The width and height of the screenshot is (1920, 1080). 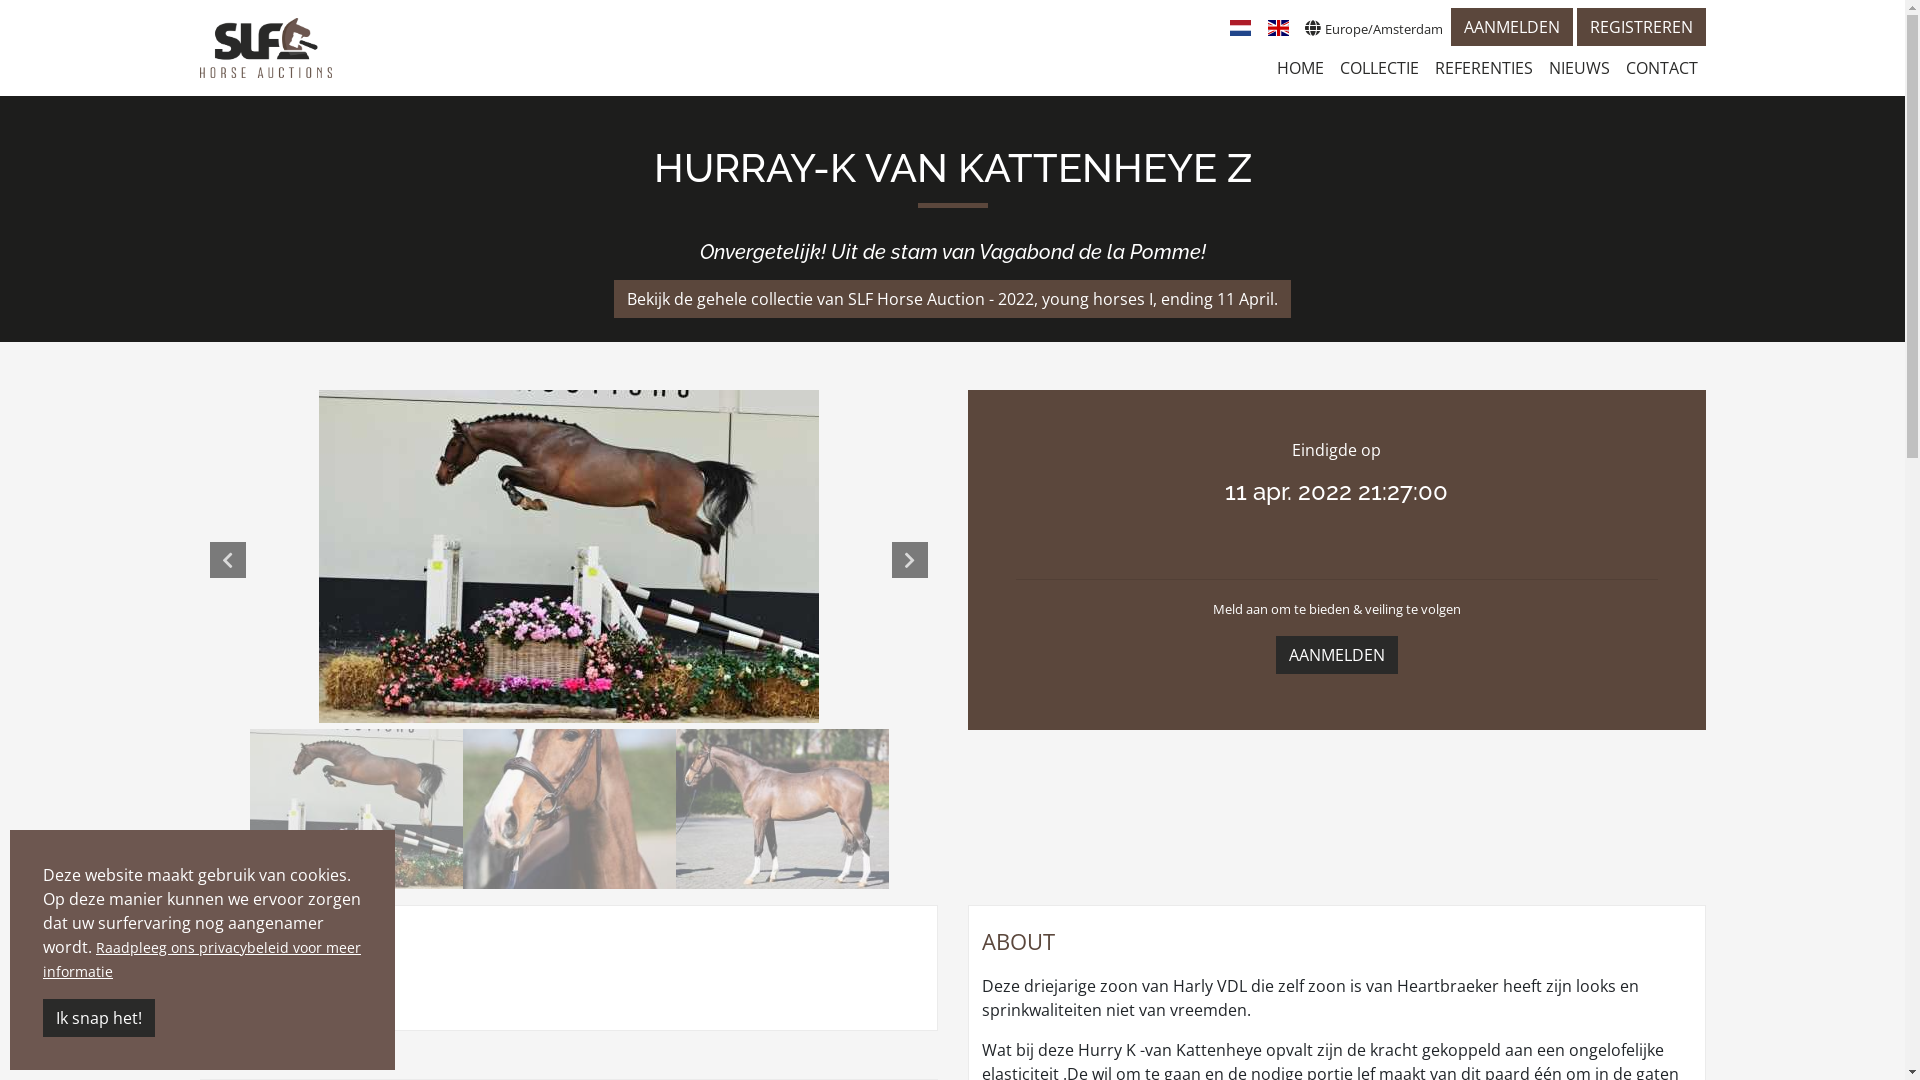 I want to click on 'REFERENTIES', so click(x=1424, y=67).